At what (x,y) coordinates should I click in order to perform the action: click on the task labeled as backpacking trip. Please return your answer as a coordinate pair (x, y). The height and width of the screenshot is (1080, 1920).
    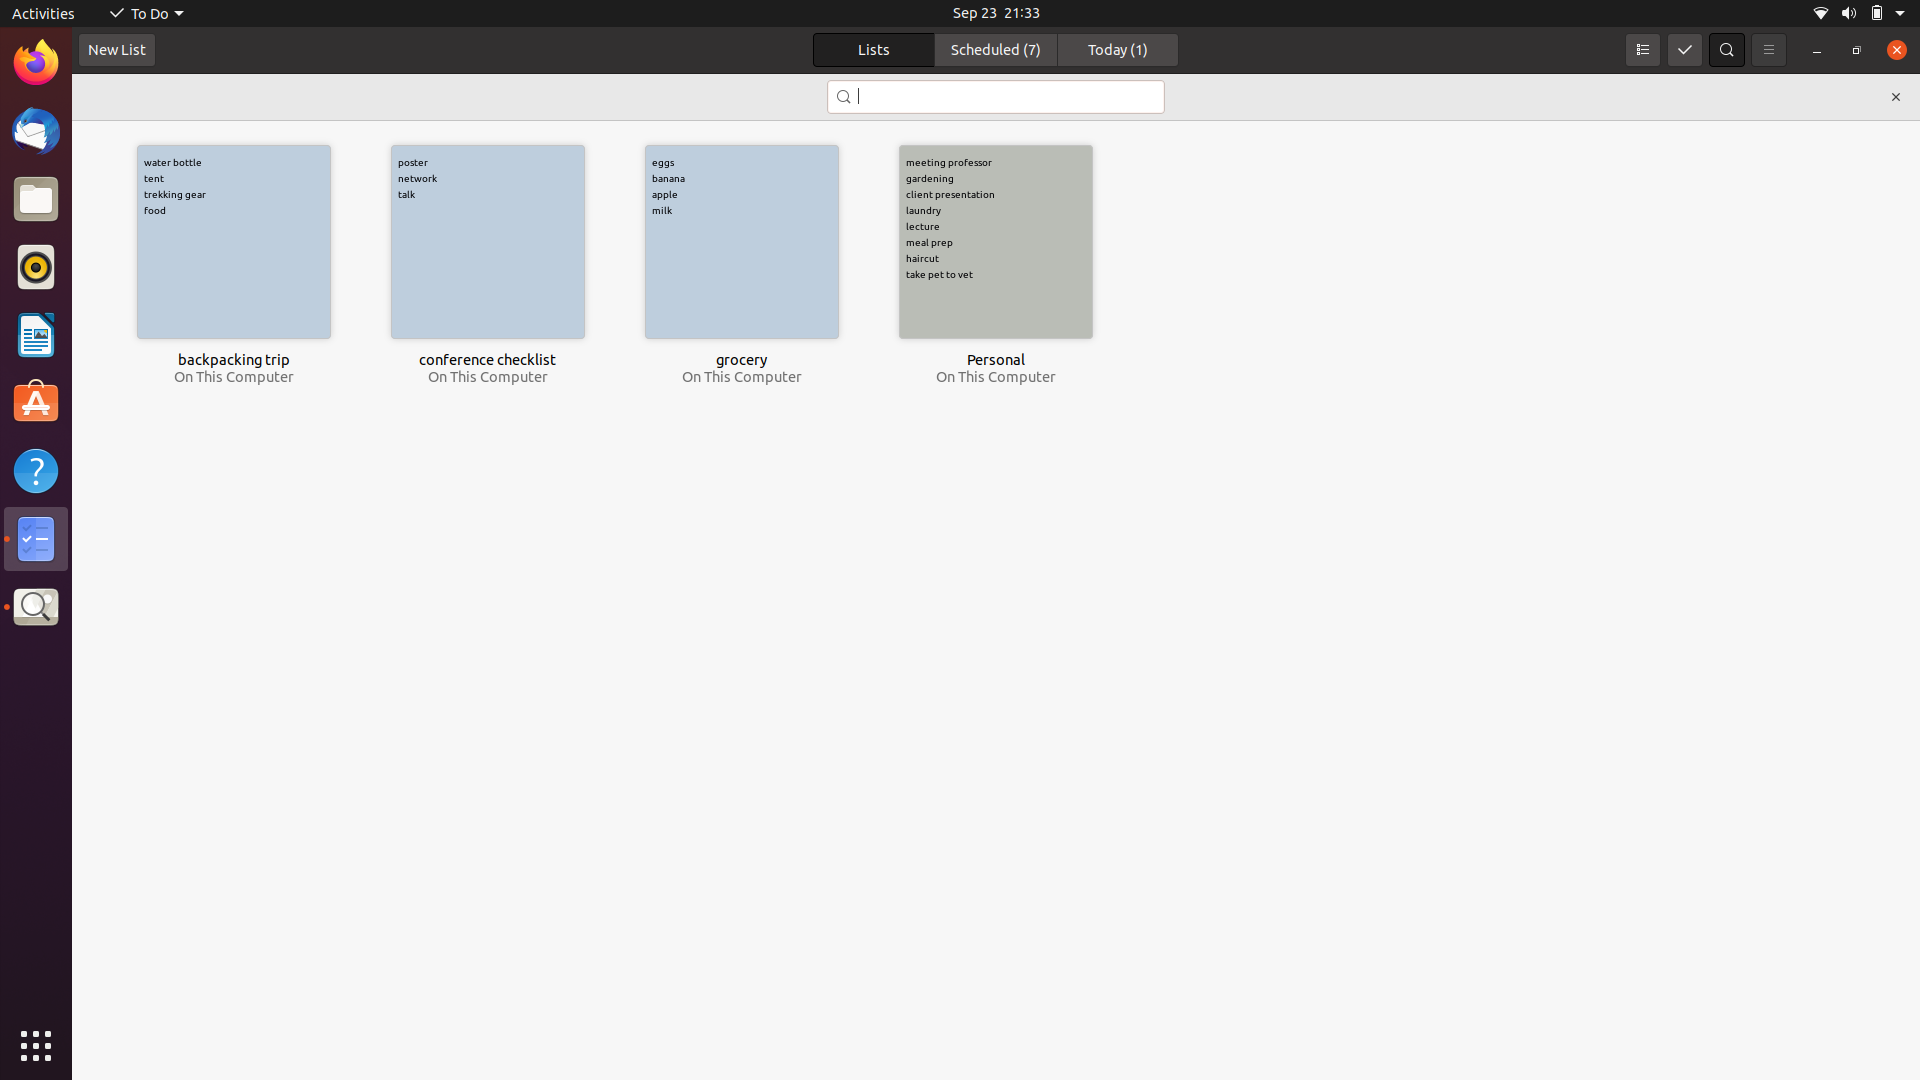
    Looking at the image, I should click on (233, 241).